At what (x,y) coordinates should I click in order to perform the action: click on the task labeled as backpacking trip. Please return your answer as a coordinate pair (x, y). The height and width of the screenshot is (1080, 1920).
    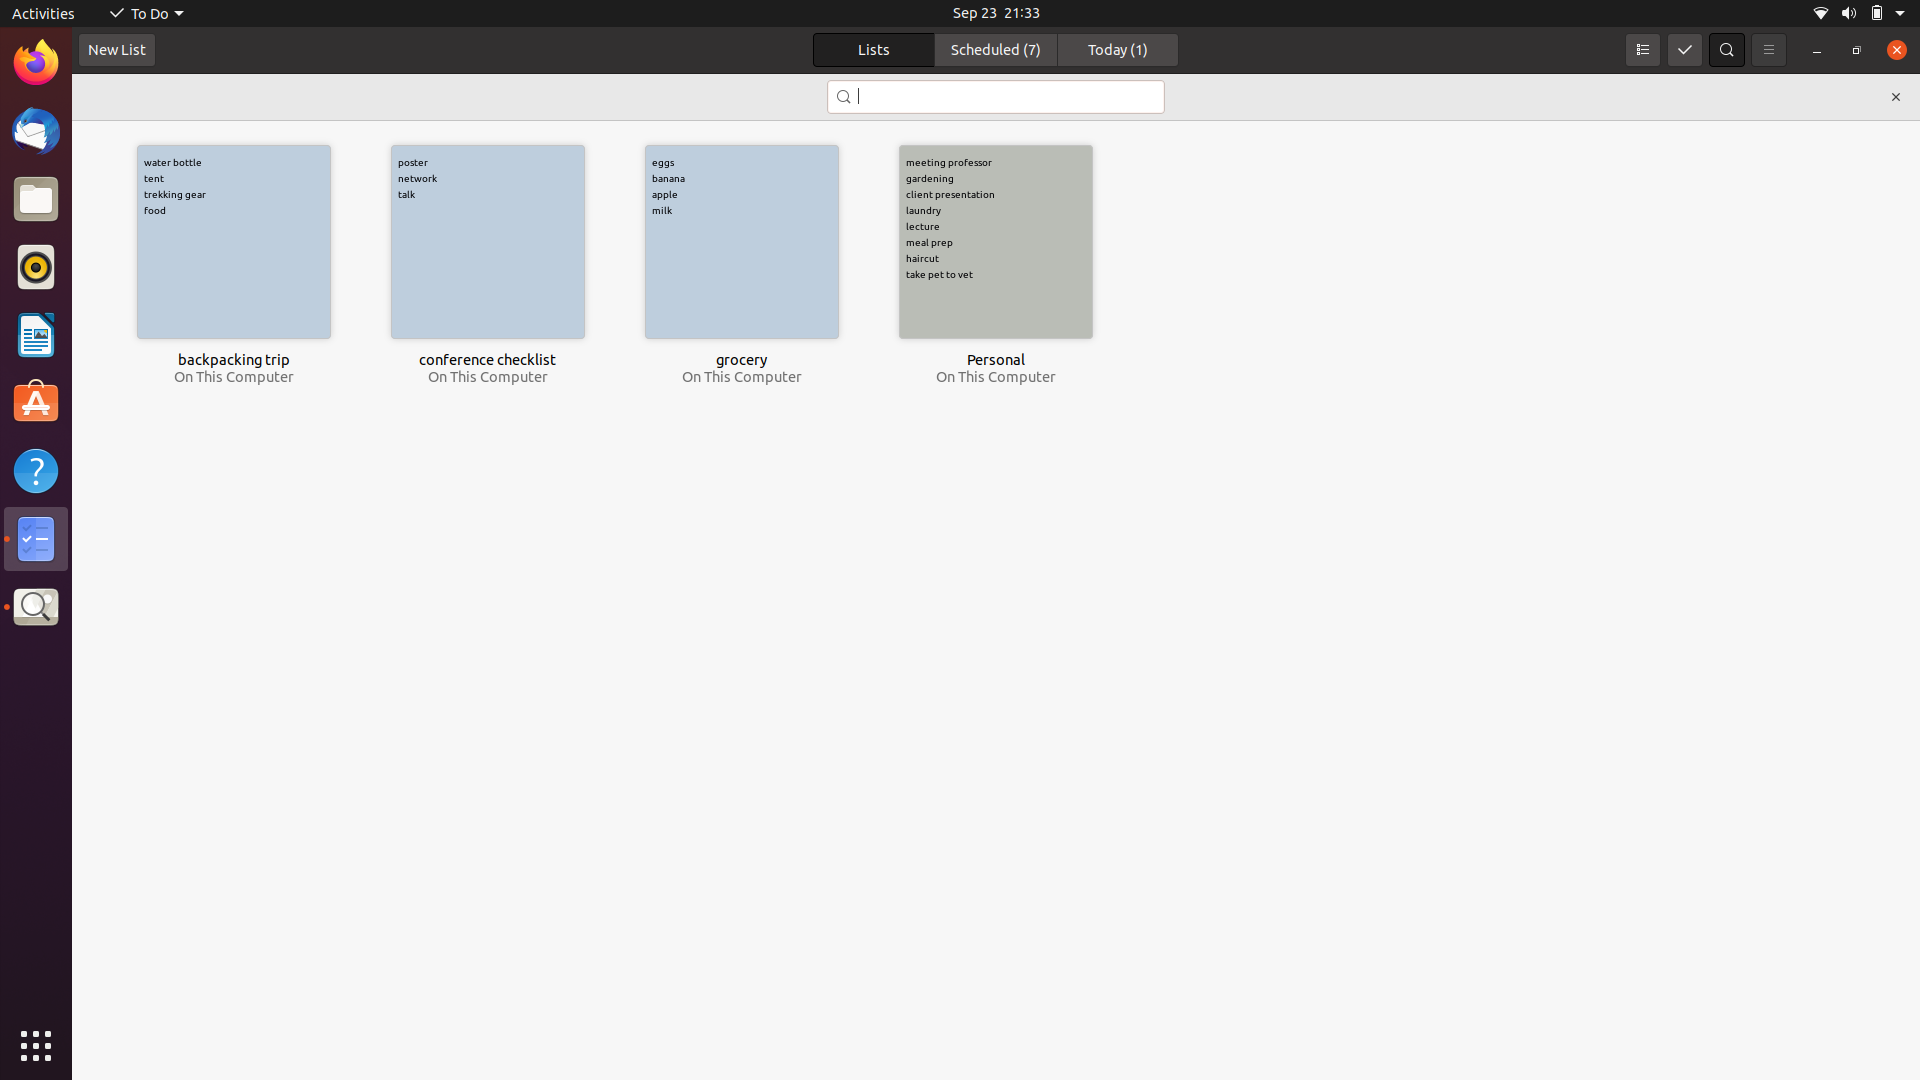
    Looking at the image, I should click on (233, 241).